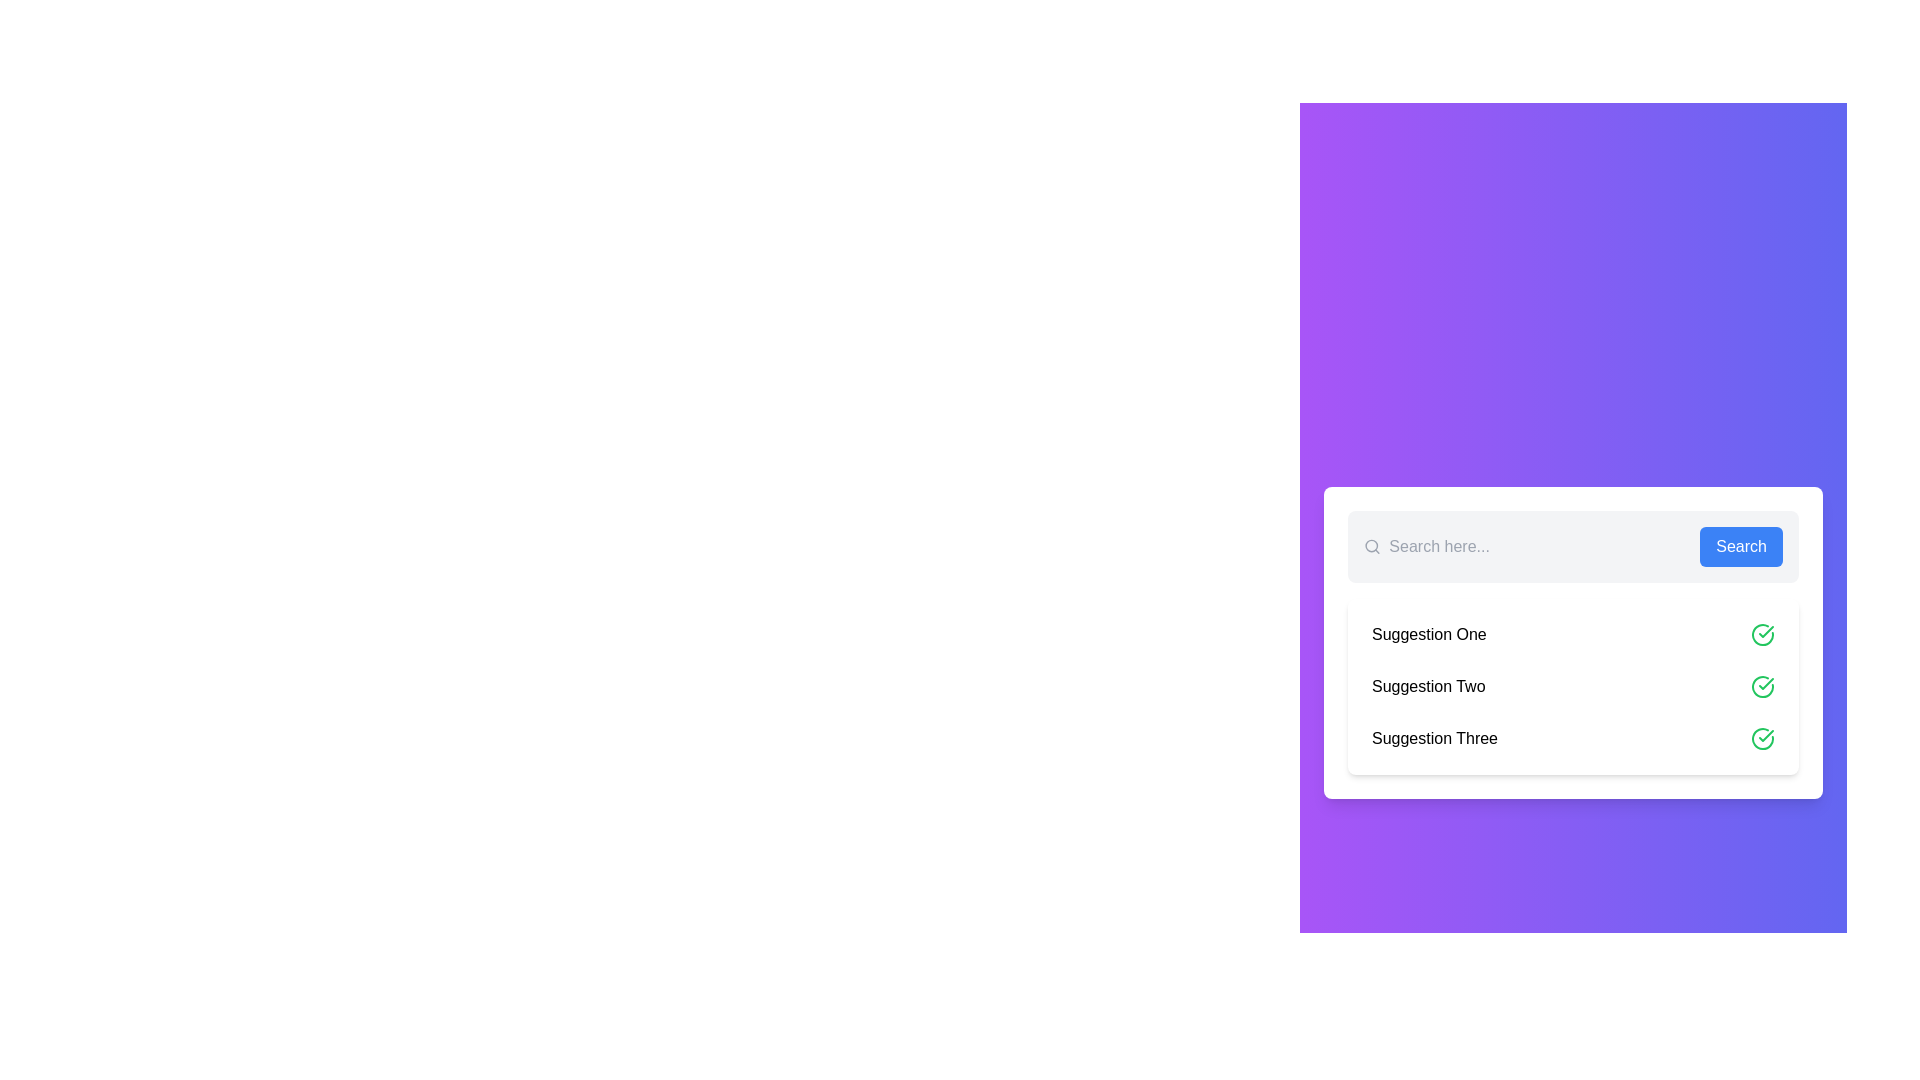 The width and height of the screenshot is (1920, 1080). Describe the element at coordinates (1371, 547) in the screenshot. I see `the search icon located to the immediate left of the input field in the search bar, which indicates the search functionality of the interface` at that location.